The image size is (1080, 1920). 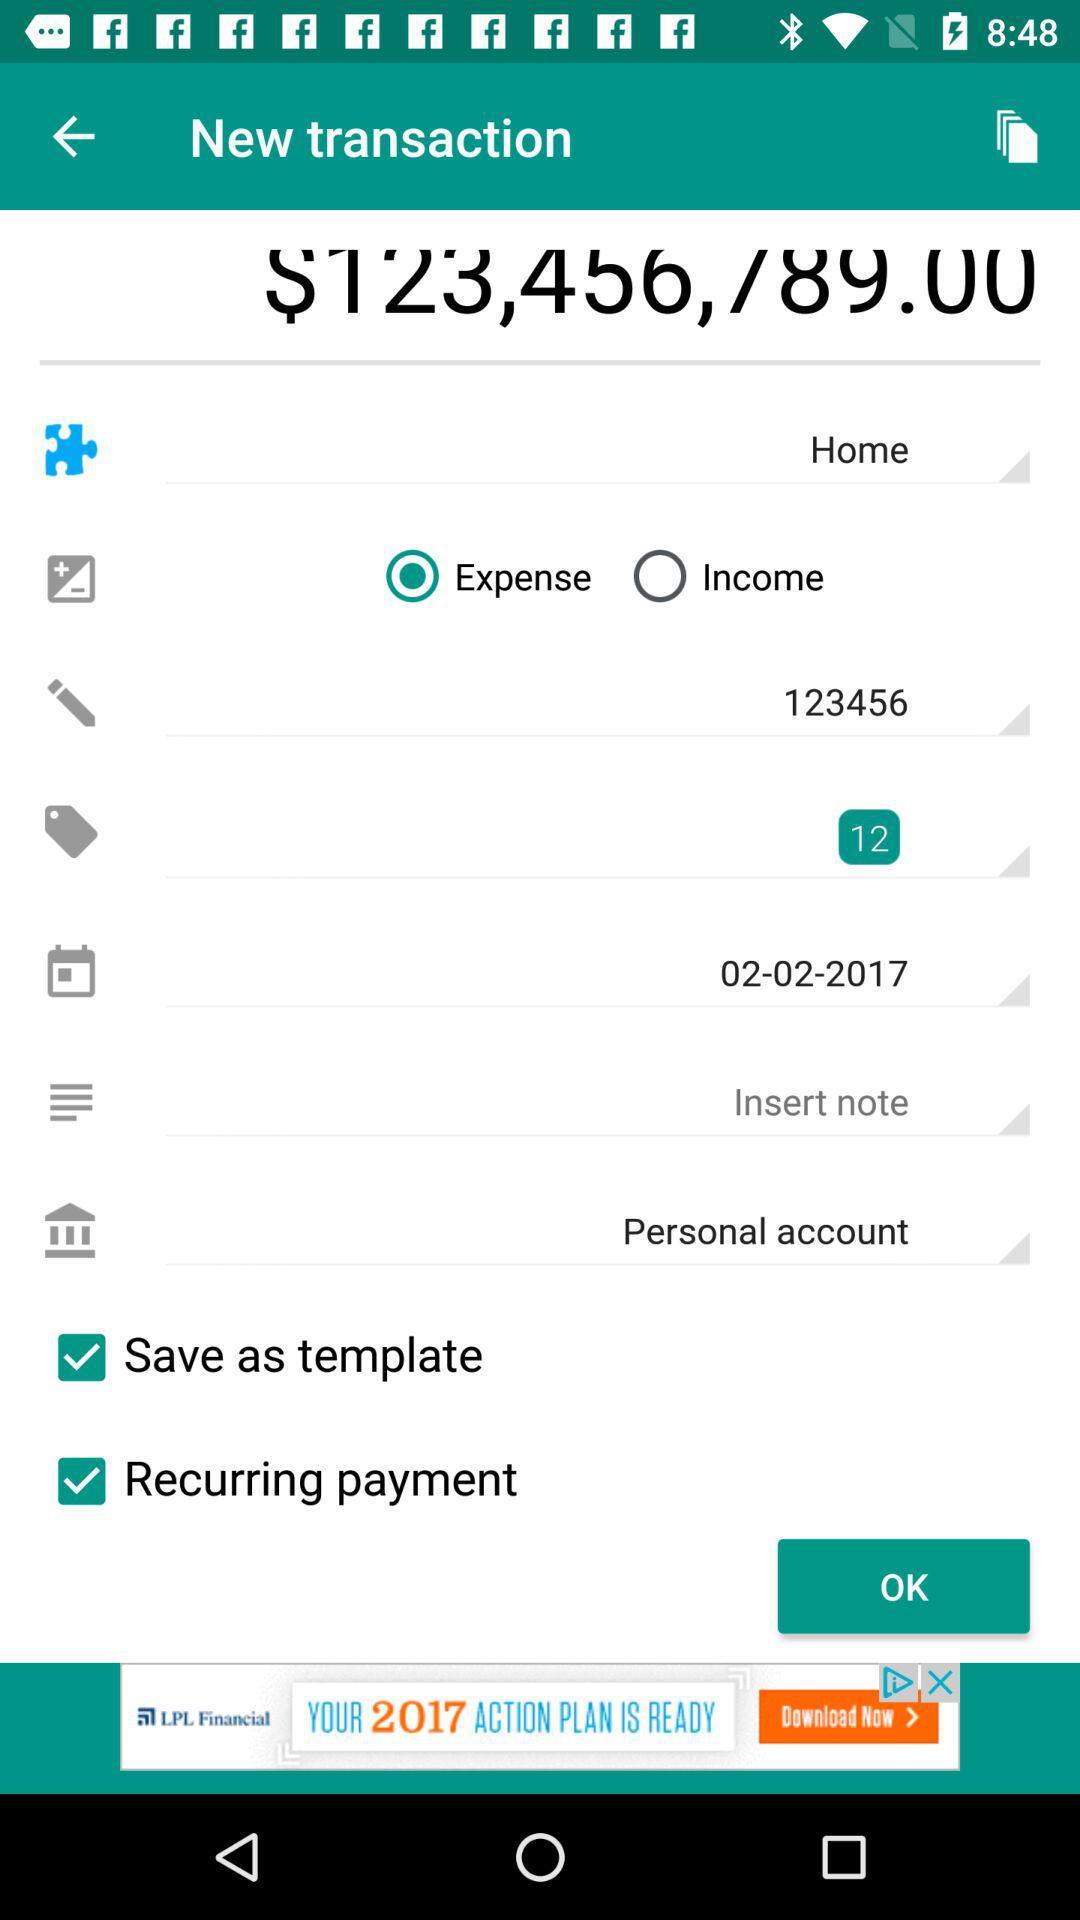 What do you see at coordinates (70, 973) in the screenshot?
I see `edit calendar` at bounding box center [70, 973].